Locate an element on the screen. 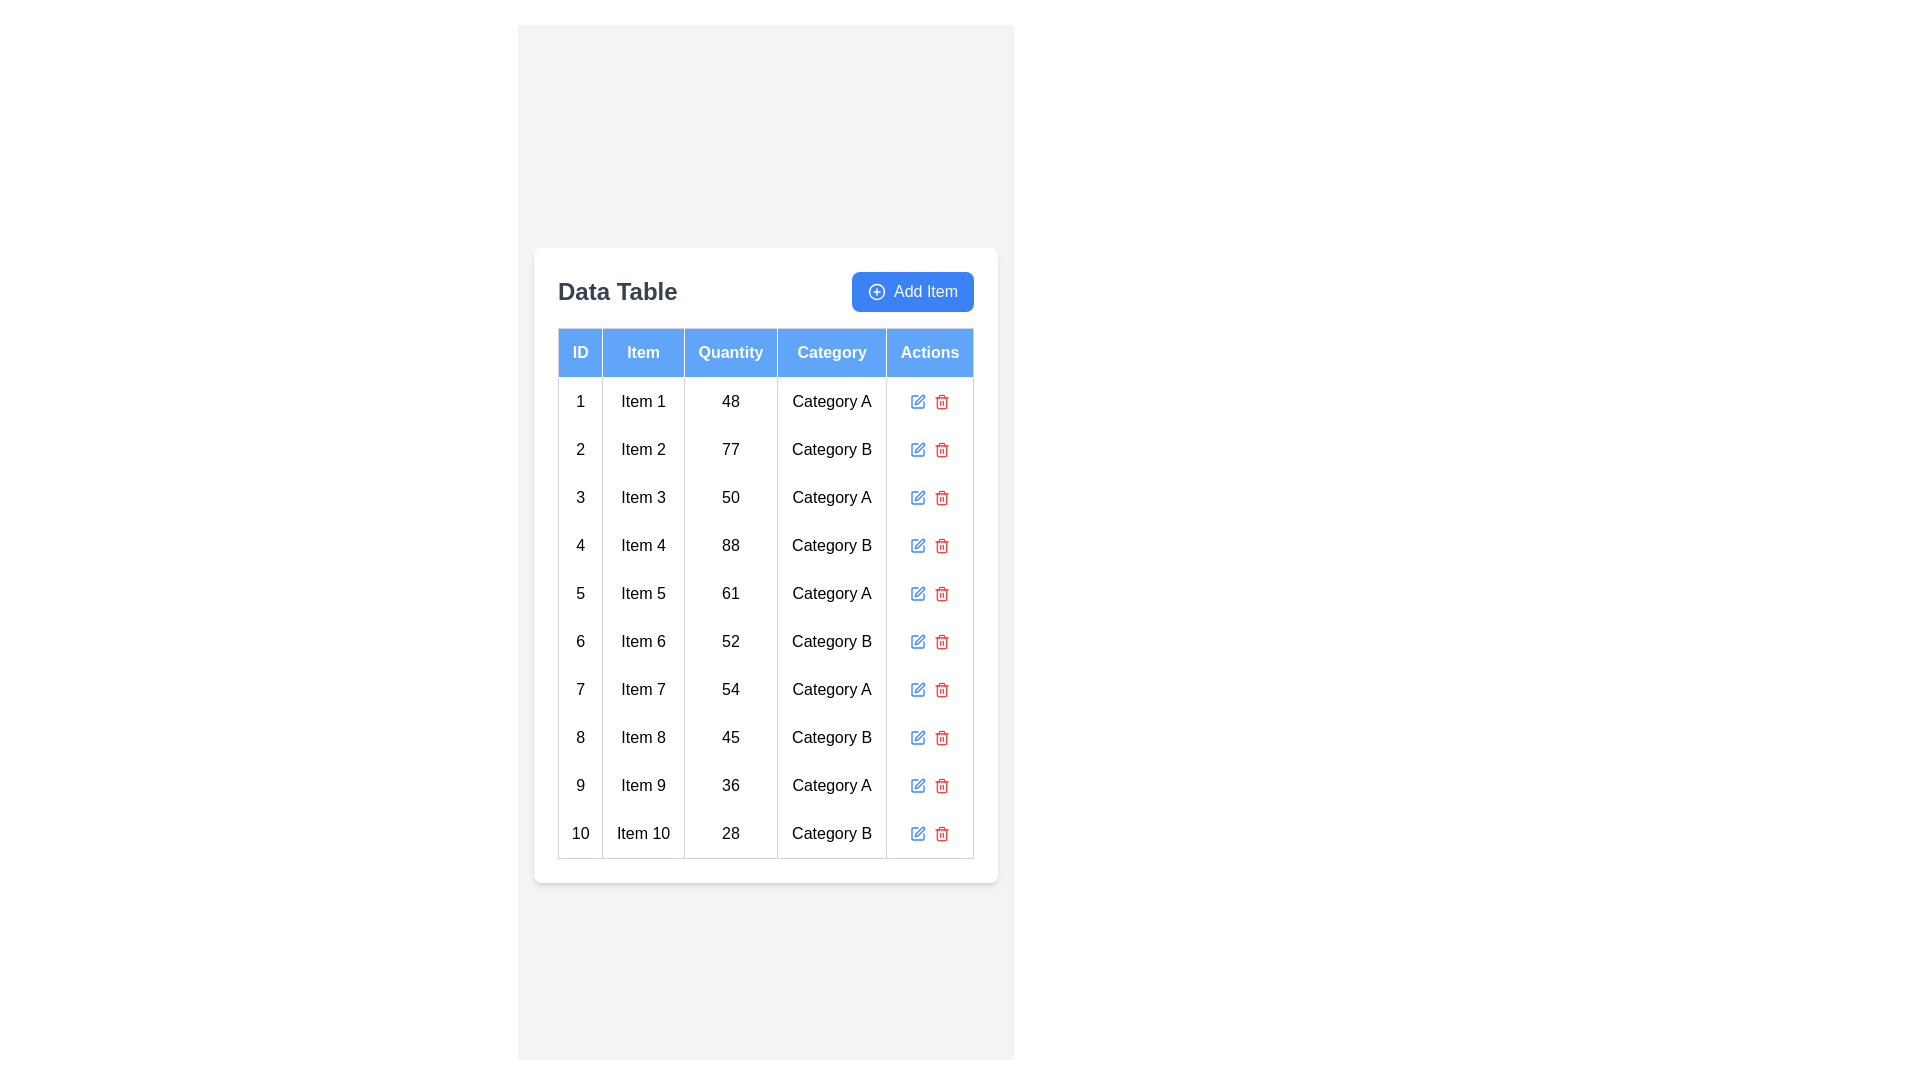  the first blue square-shaped icon button in the 'Actions' column of the 9th row in the data table to initiate editing is located at coordinates (917, 784).